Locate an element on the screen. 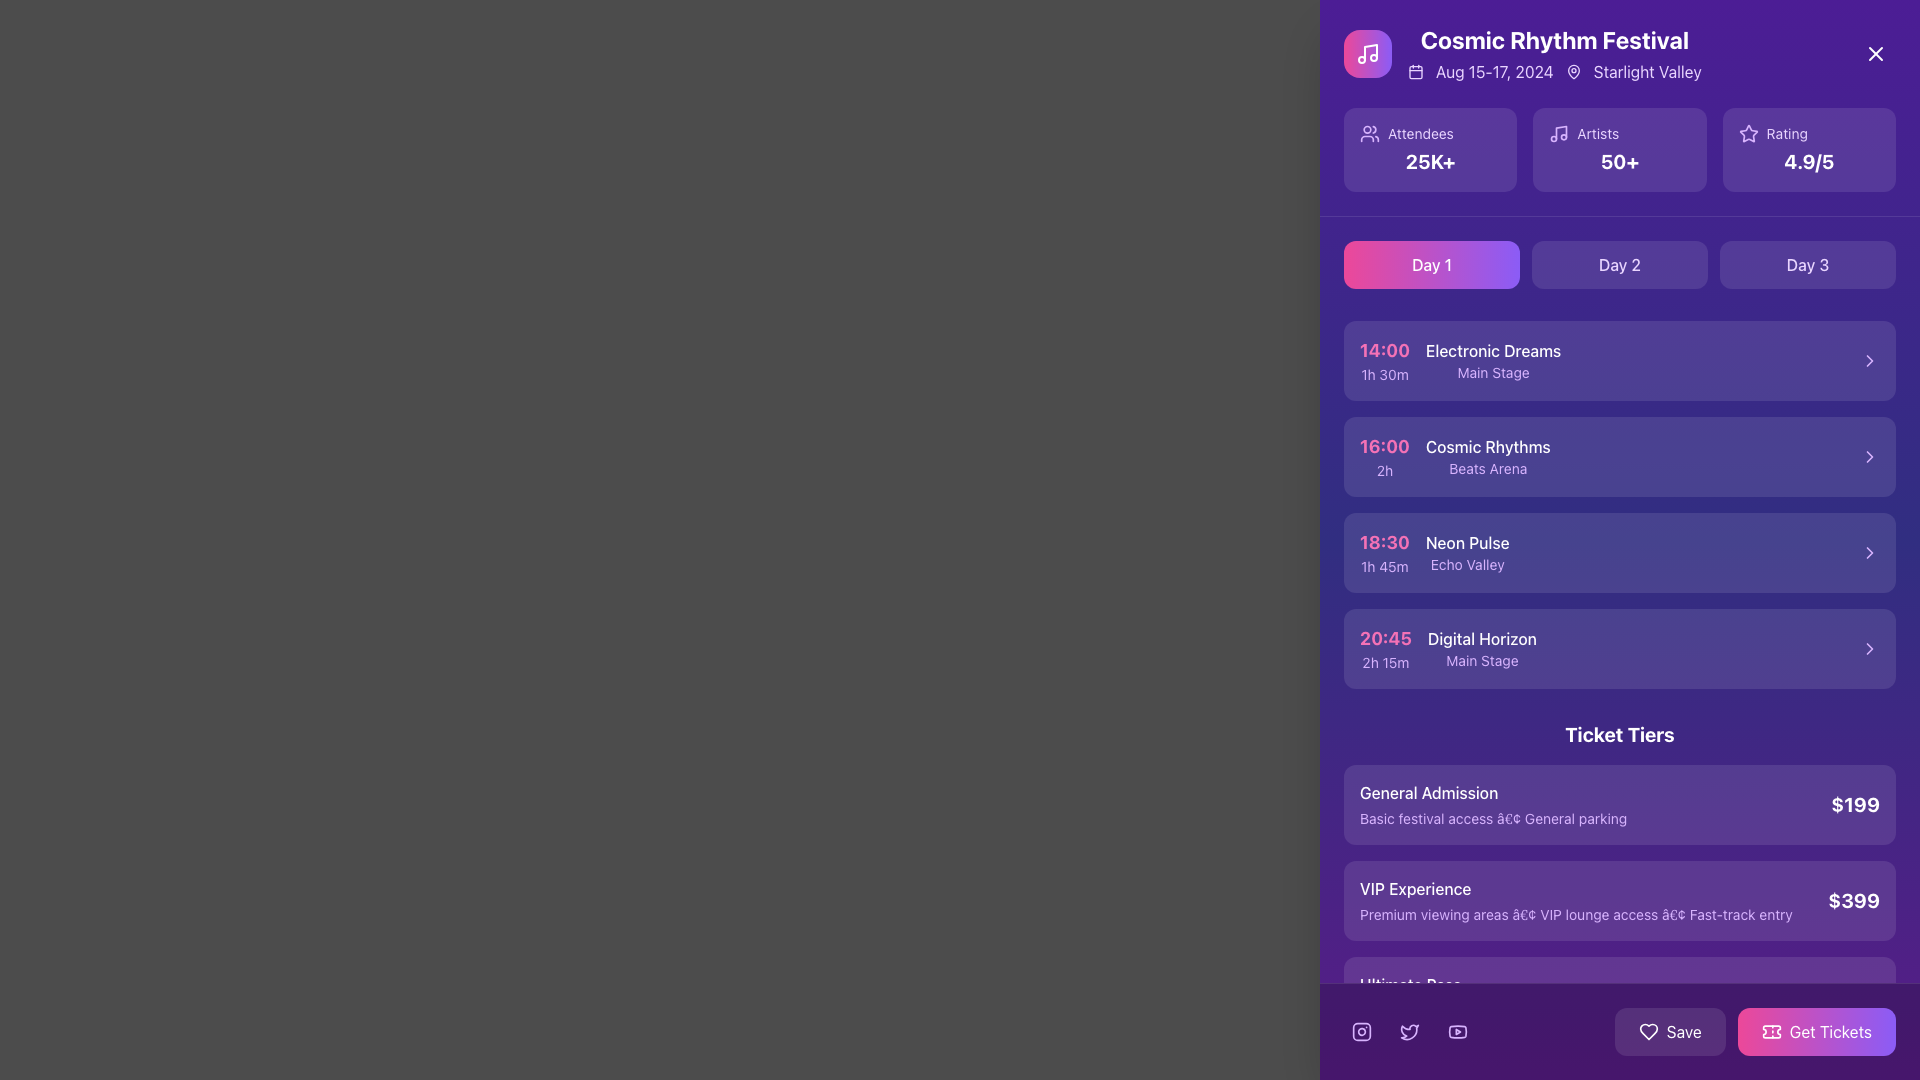 The height and width of the screenshot is (1080, 1920). numeric value displayed in the Text Content Display under the 'Attendees' label, which shows the number of attendees formatted with a 'K+' suffix is located at coordinates (1429, 161).